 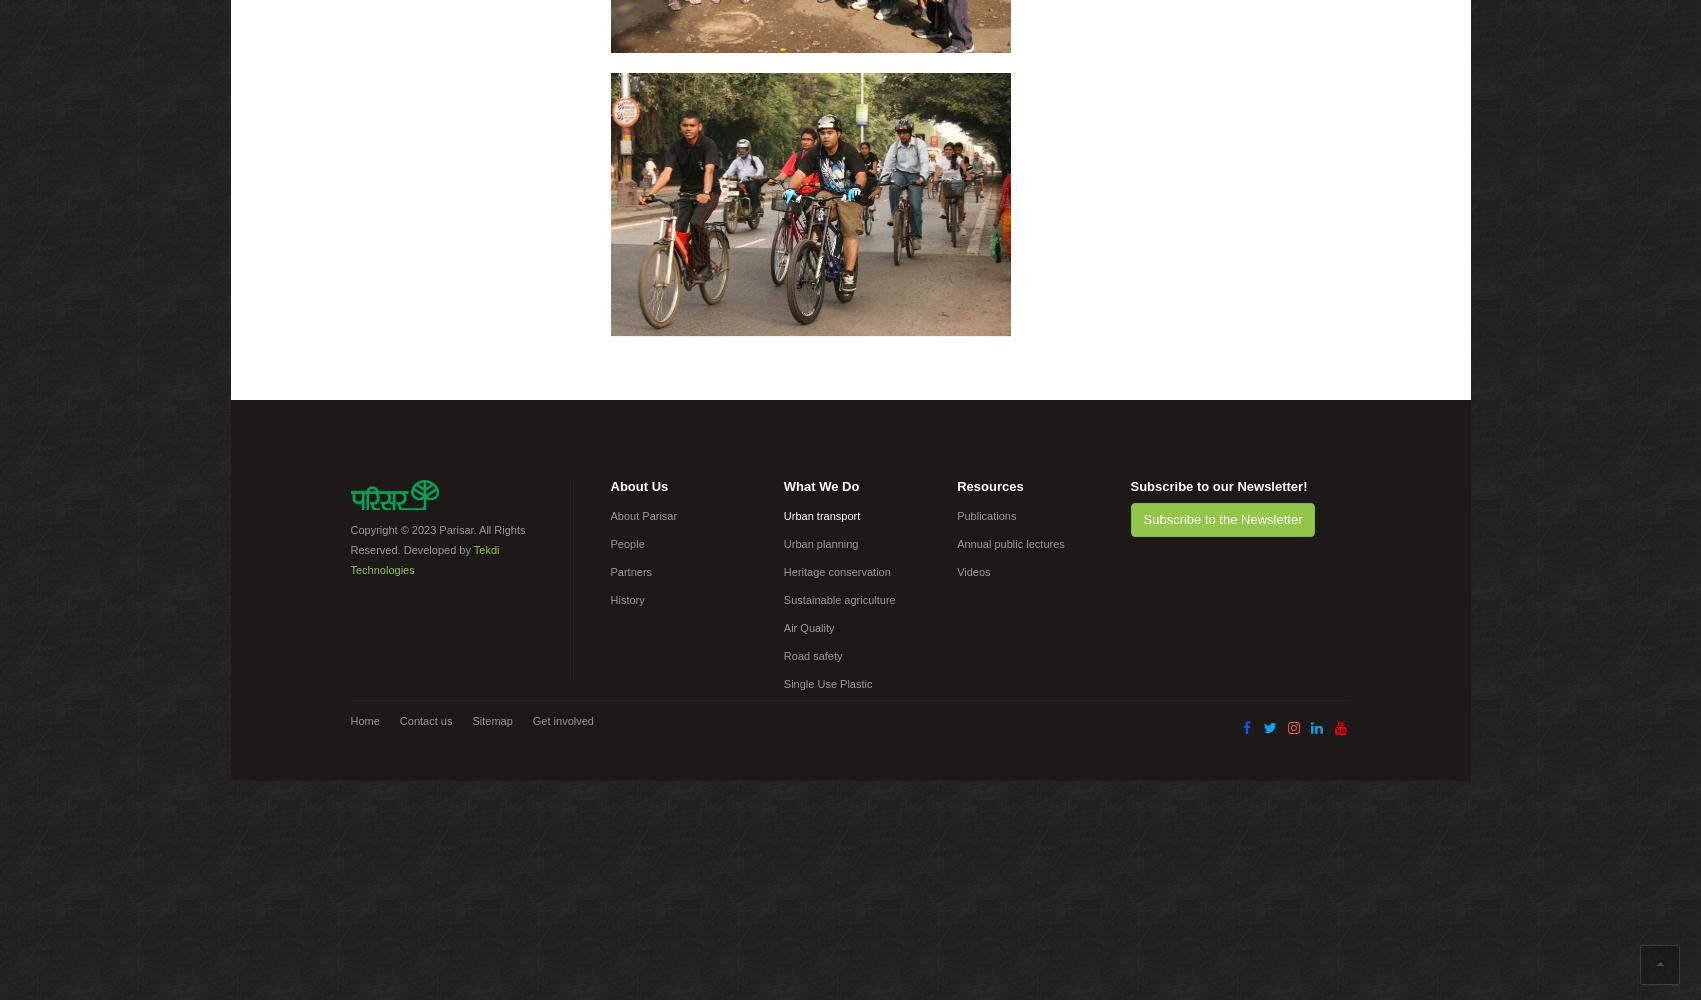 What do you see at coordinates (989, 485) in the screenshot?
I see `'Resources'` at bounding box center [989, 485].